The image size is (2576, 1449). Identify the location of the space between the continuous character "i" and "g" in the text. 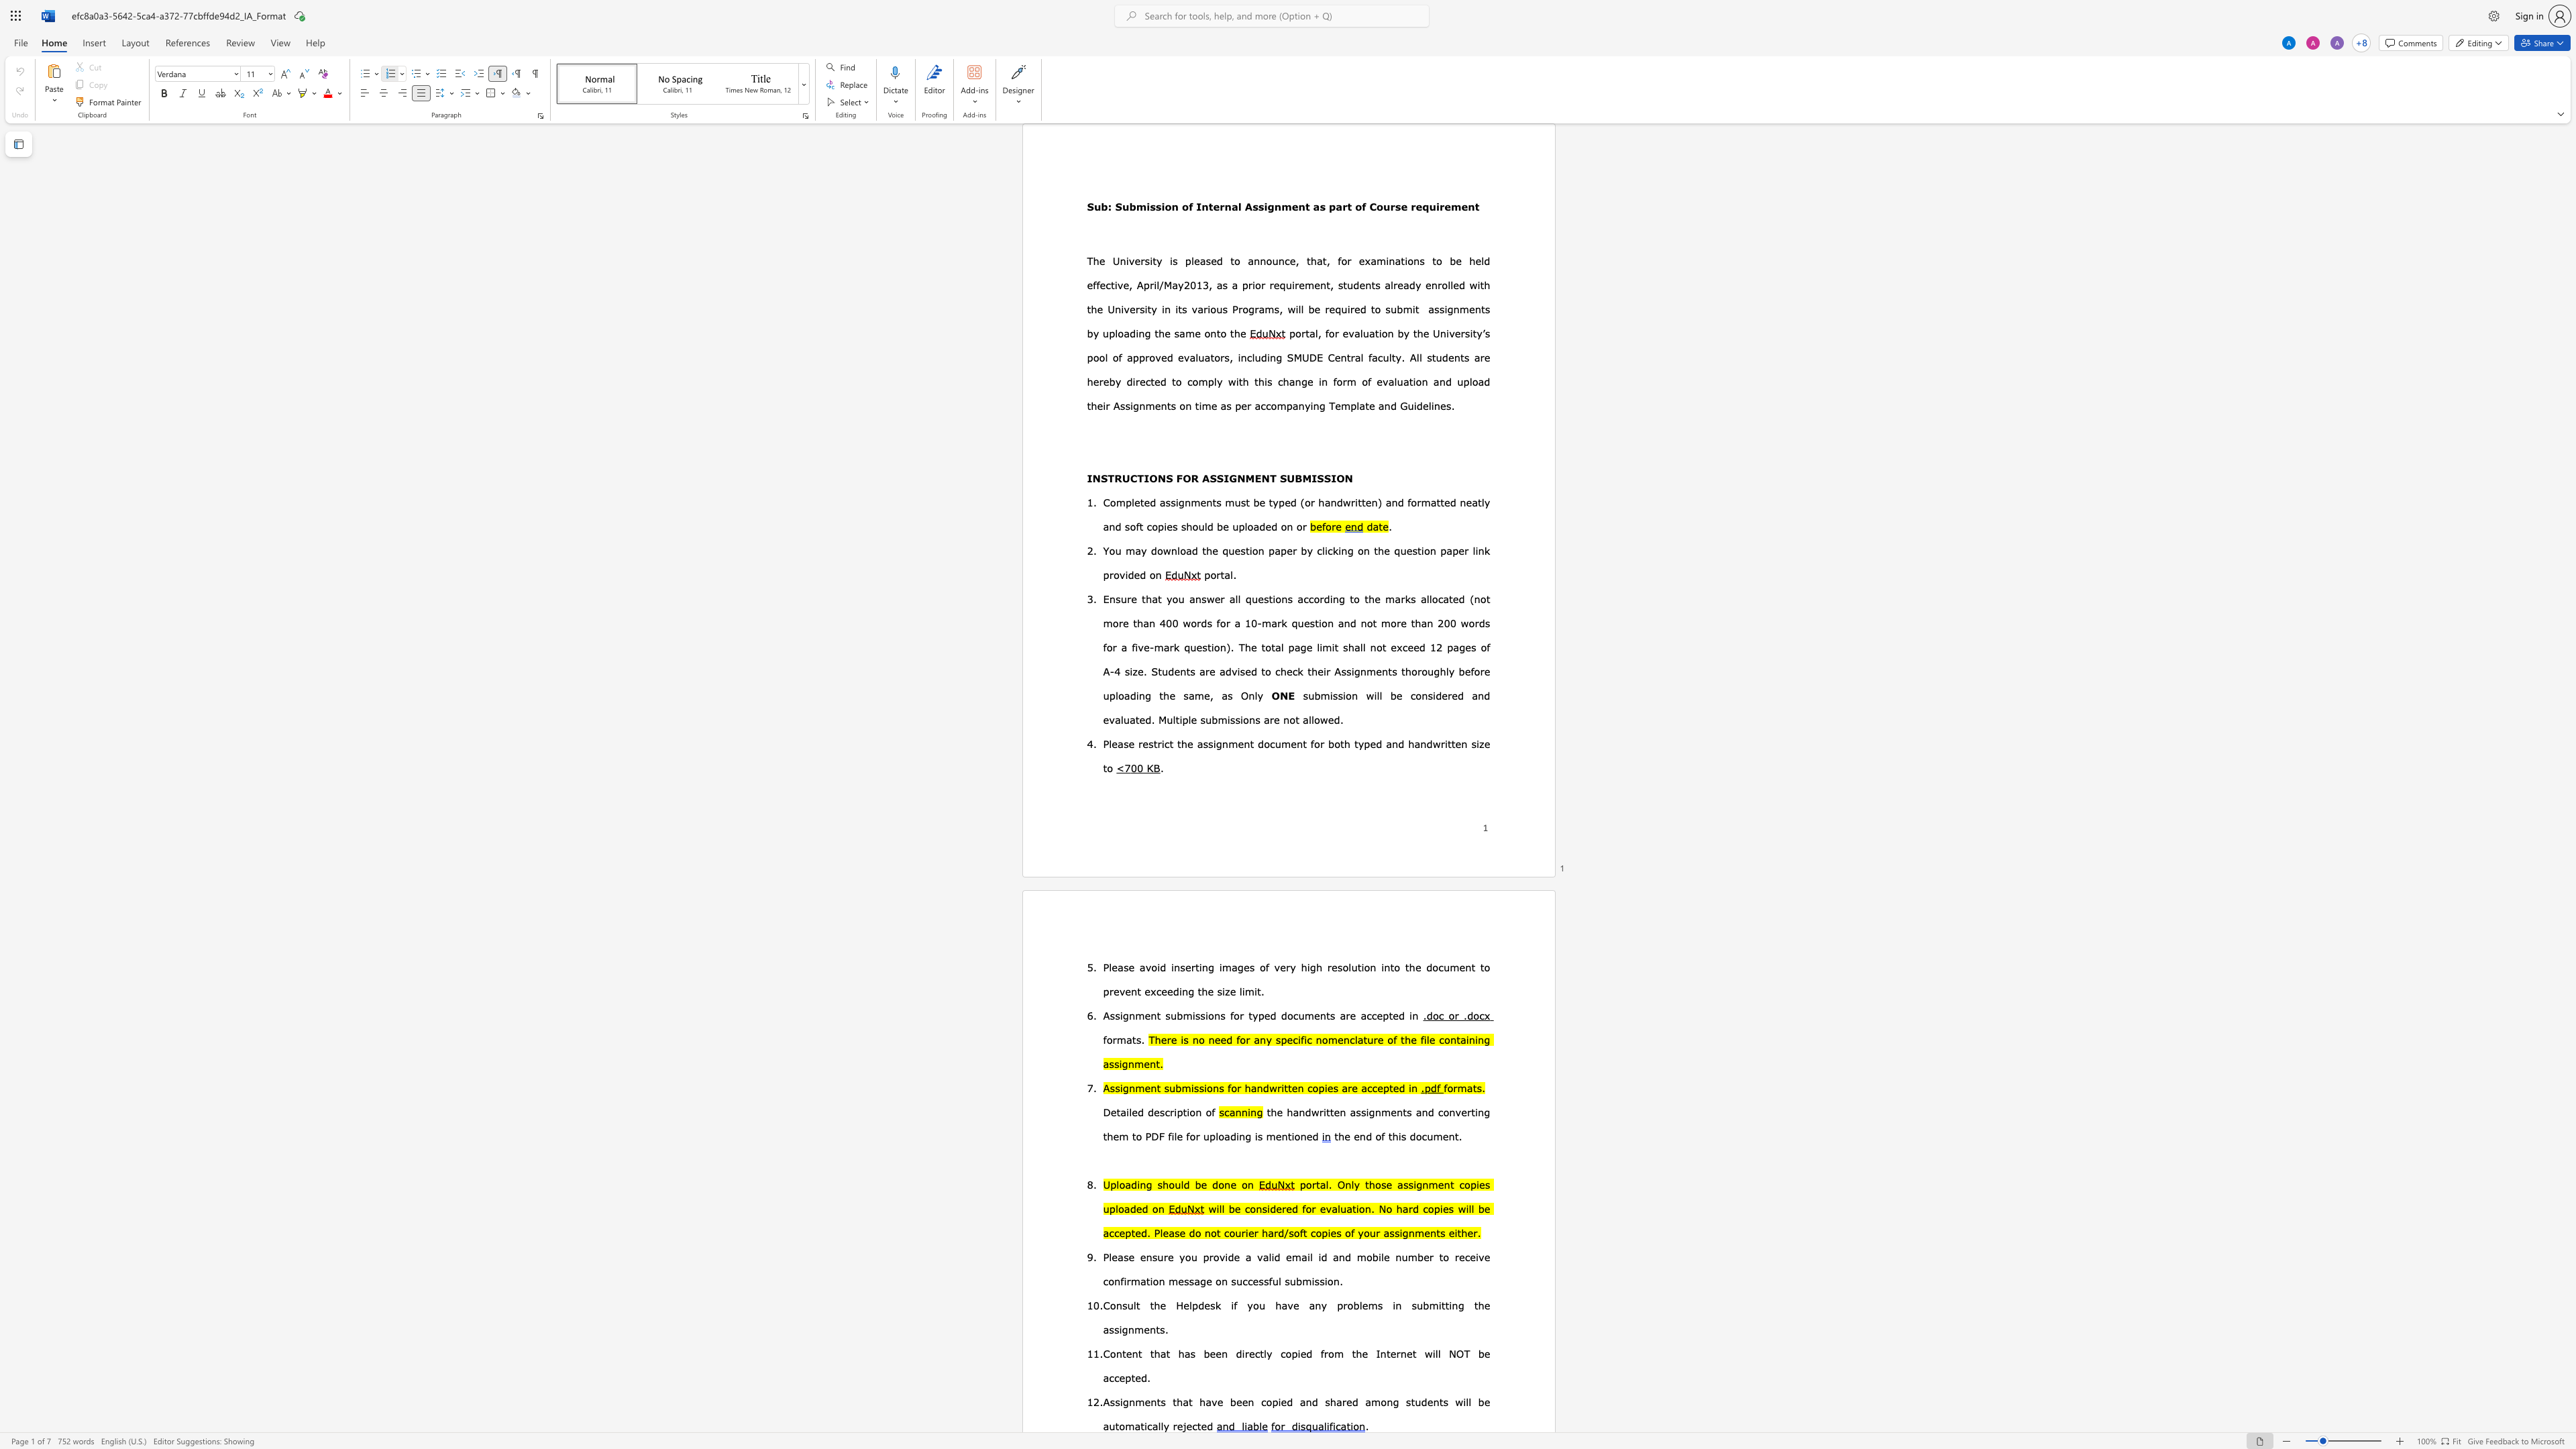
(1123, 1401).